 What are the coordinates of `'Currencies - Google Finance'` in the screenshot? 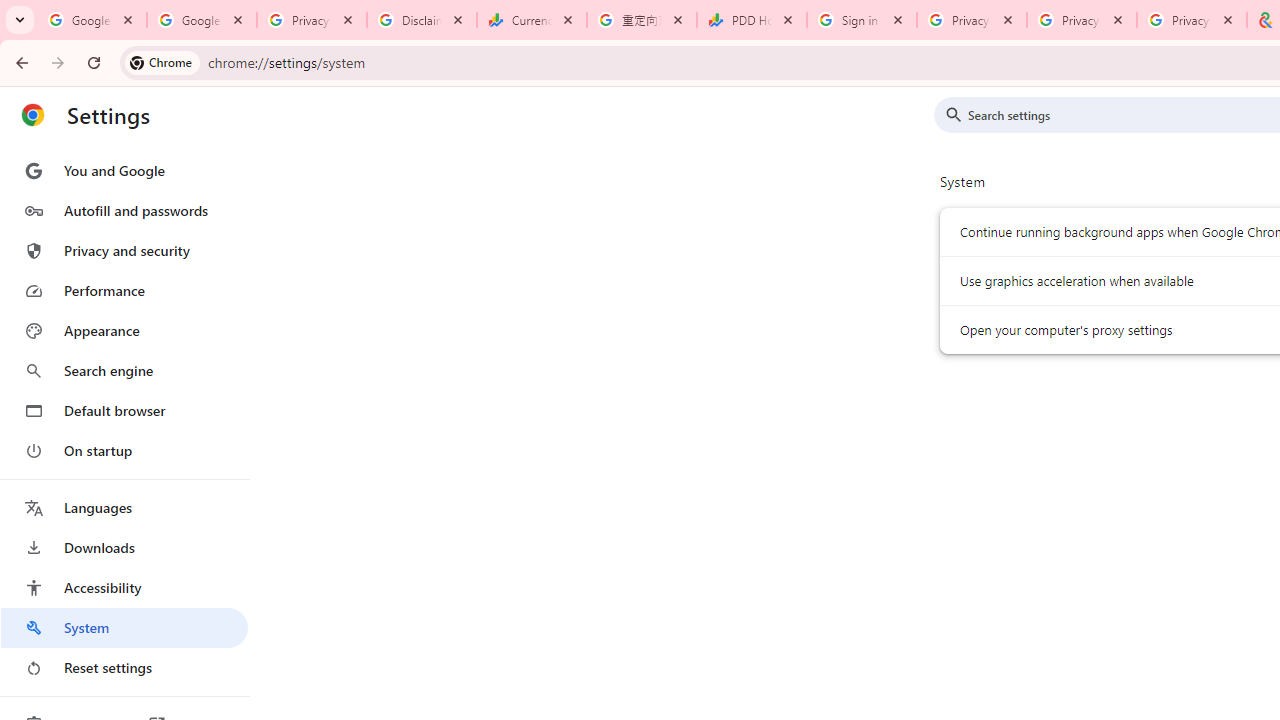 It's located at (532, 20).